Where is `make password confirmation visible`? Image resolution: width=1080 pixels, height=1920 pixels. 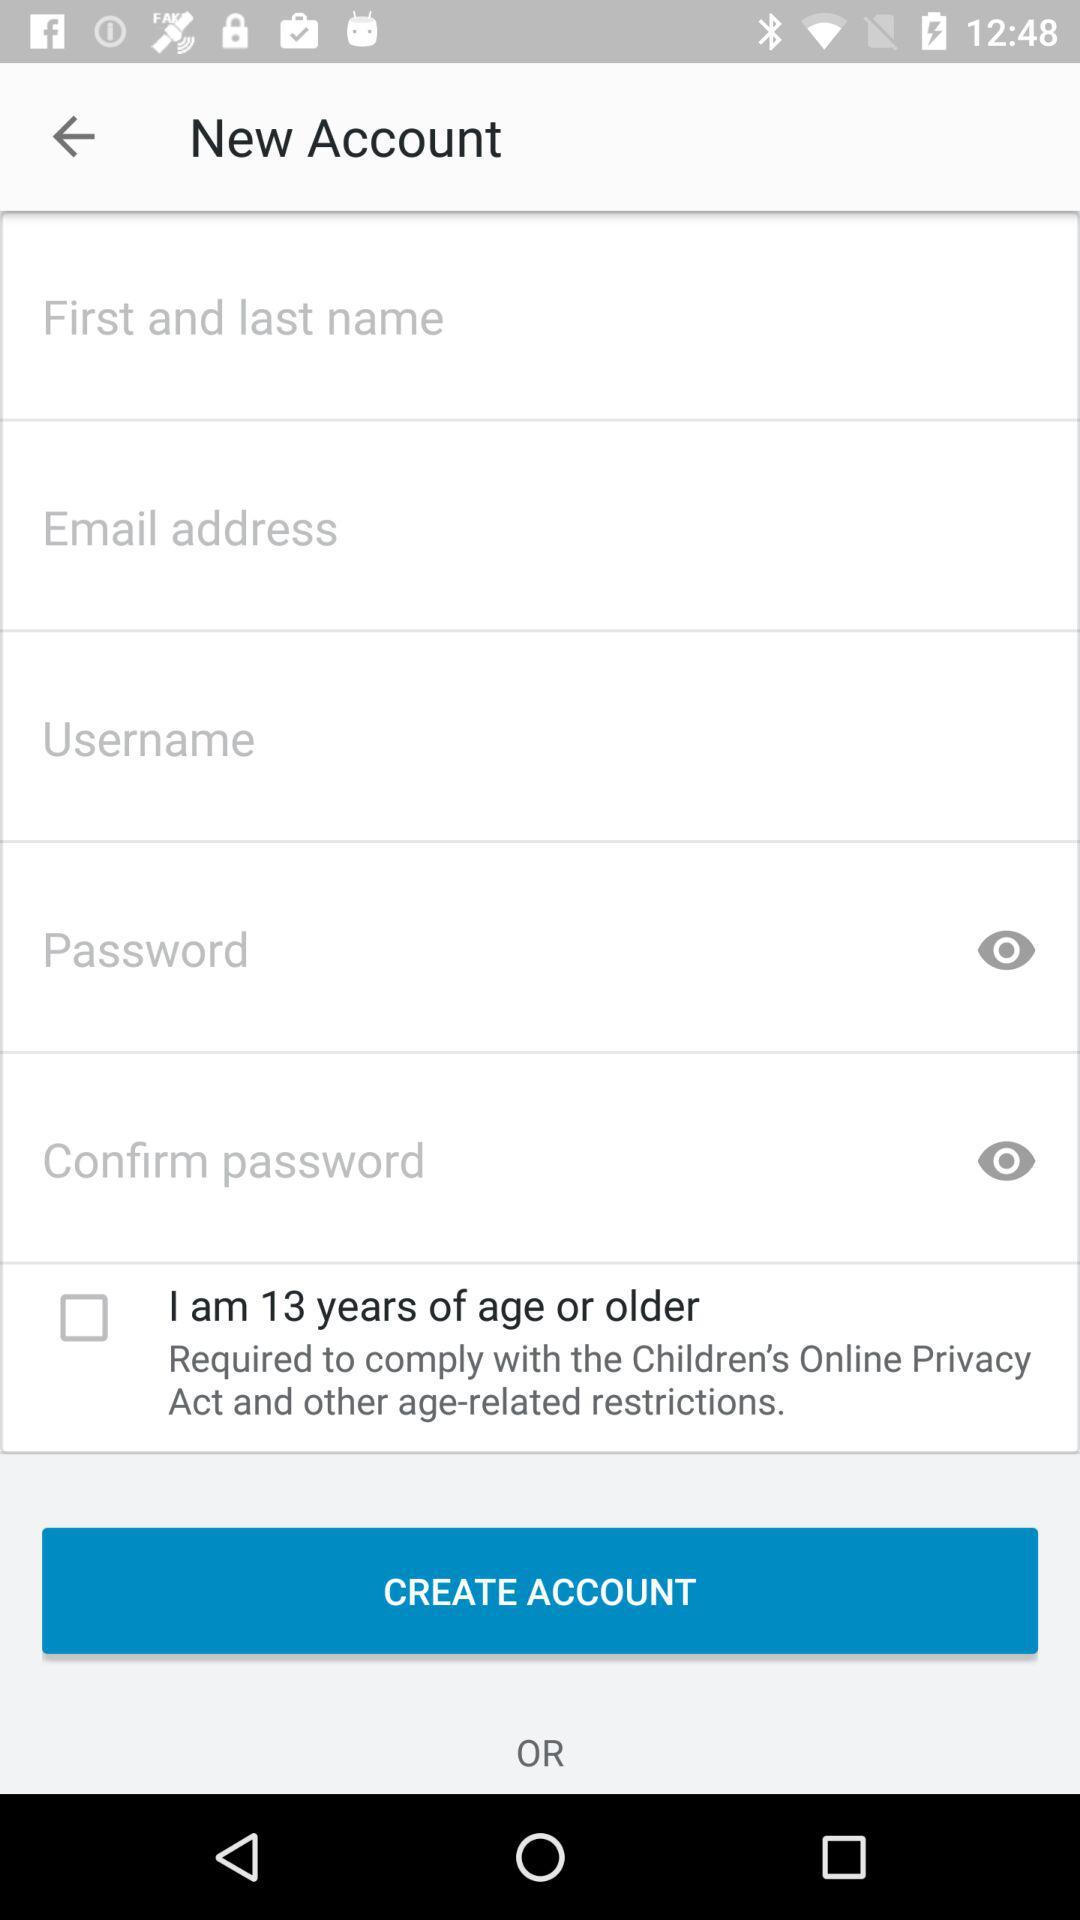 make password confirmation visible is located at coordinates (1006, 1153).